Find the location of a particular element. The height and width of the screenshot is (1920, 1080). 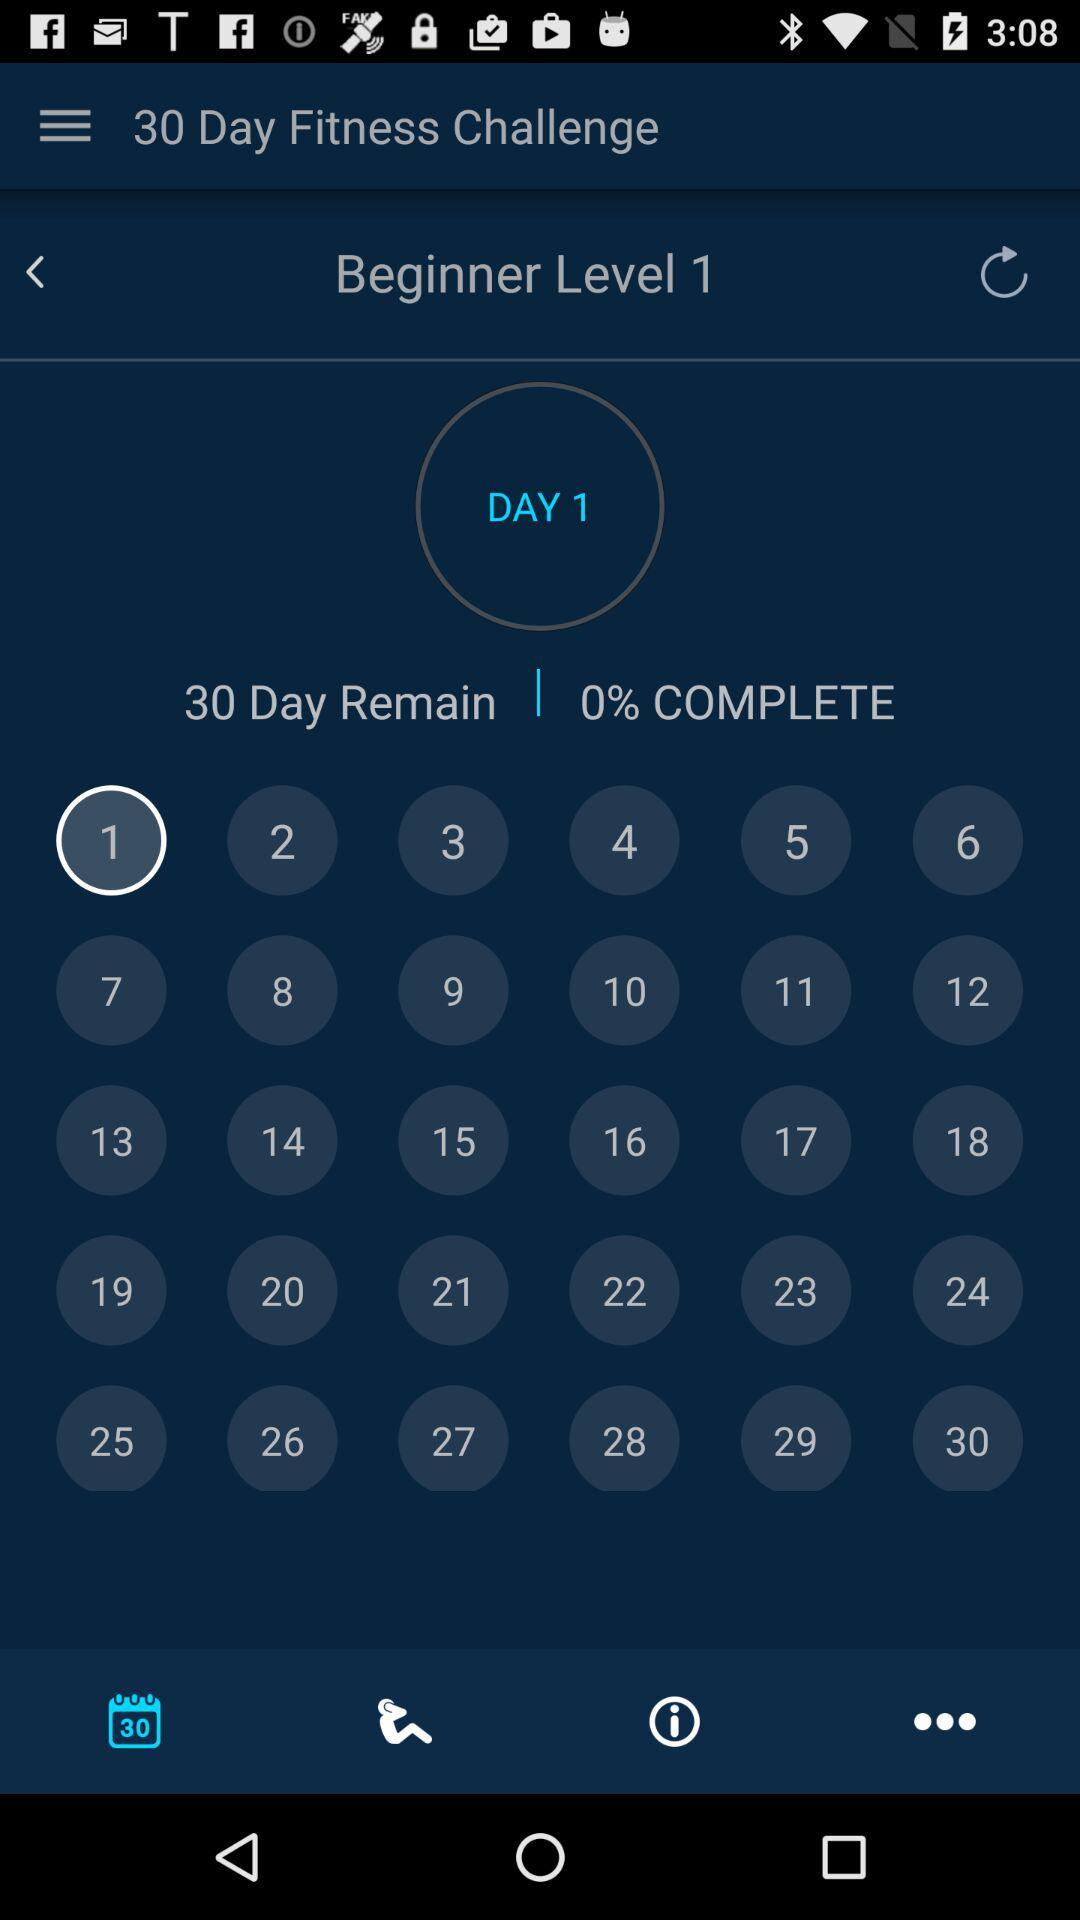

the help icon is located at coordinates (282, 898).